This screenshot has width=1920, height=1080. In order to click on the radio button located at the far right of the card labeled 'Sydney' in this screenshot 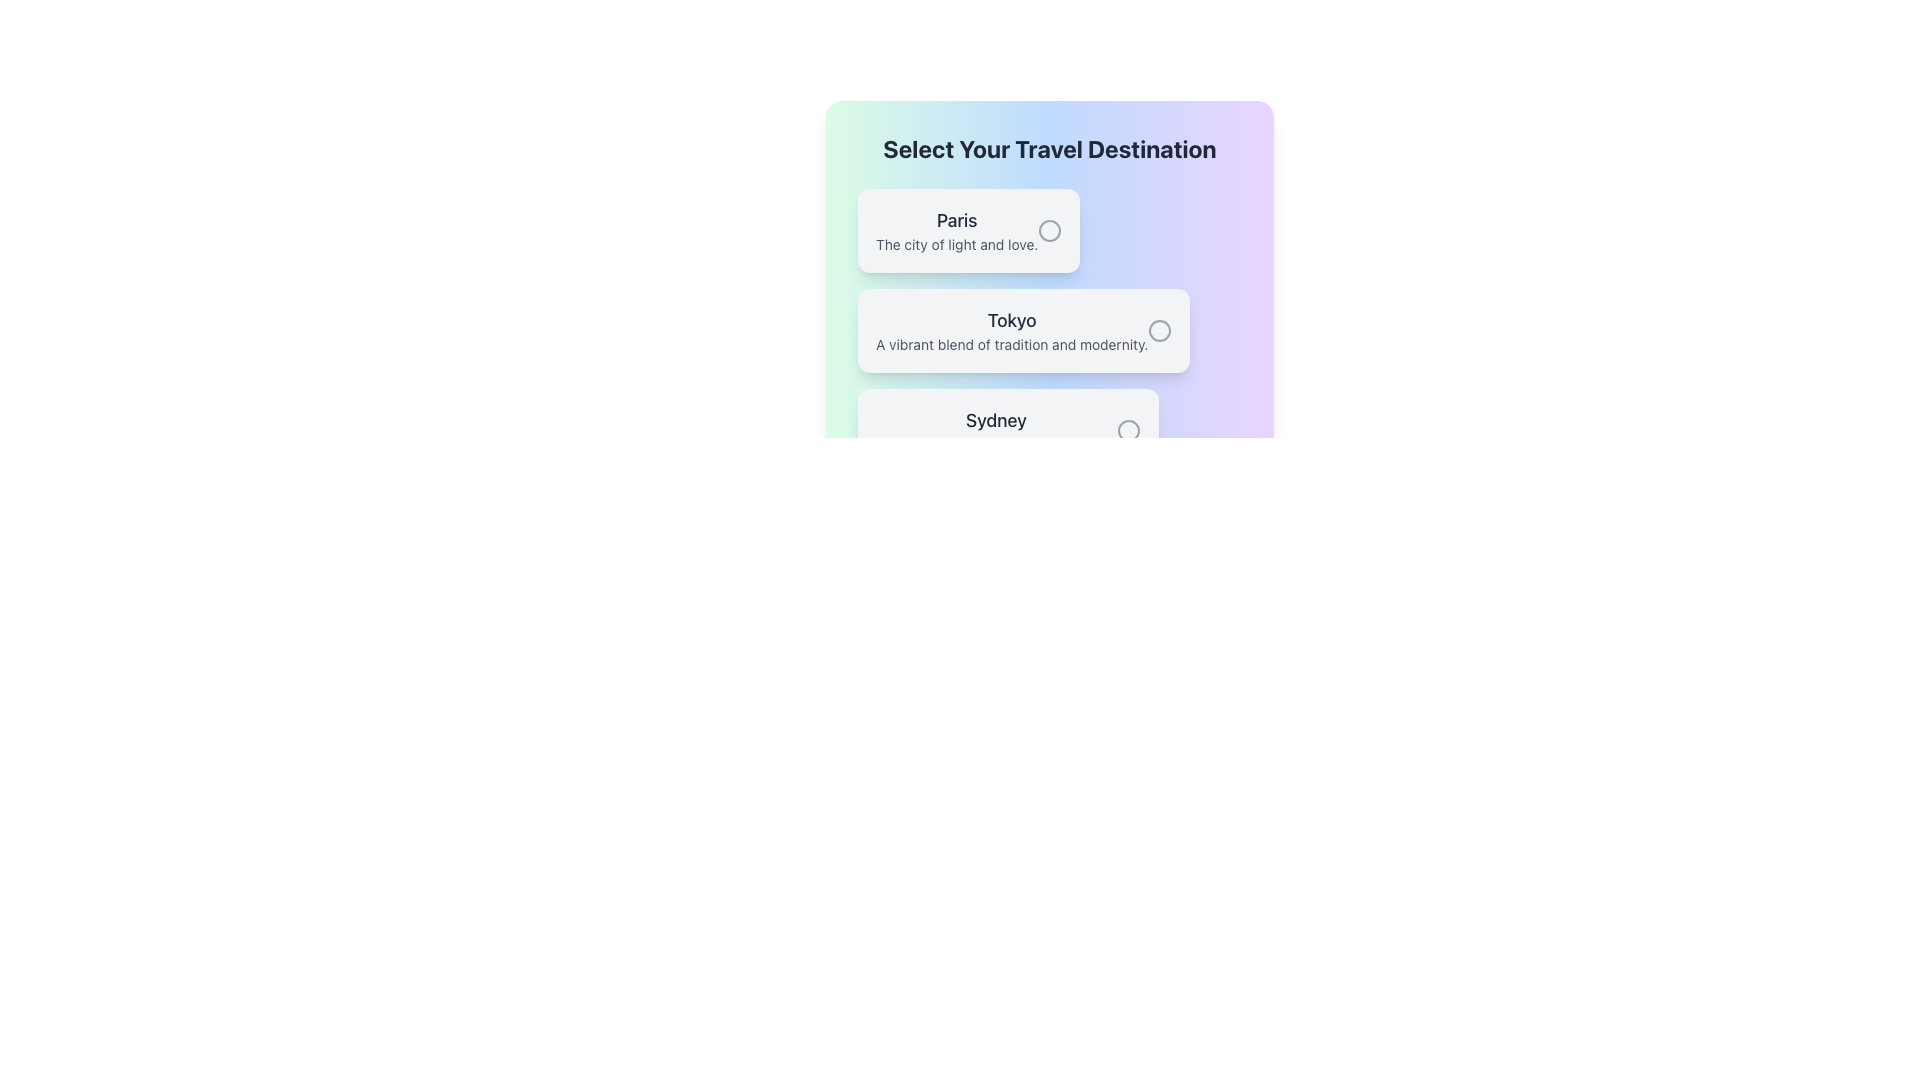, I will do `click(1128, 430)`.